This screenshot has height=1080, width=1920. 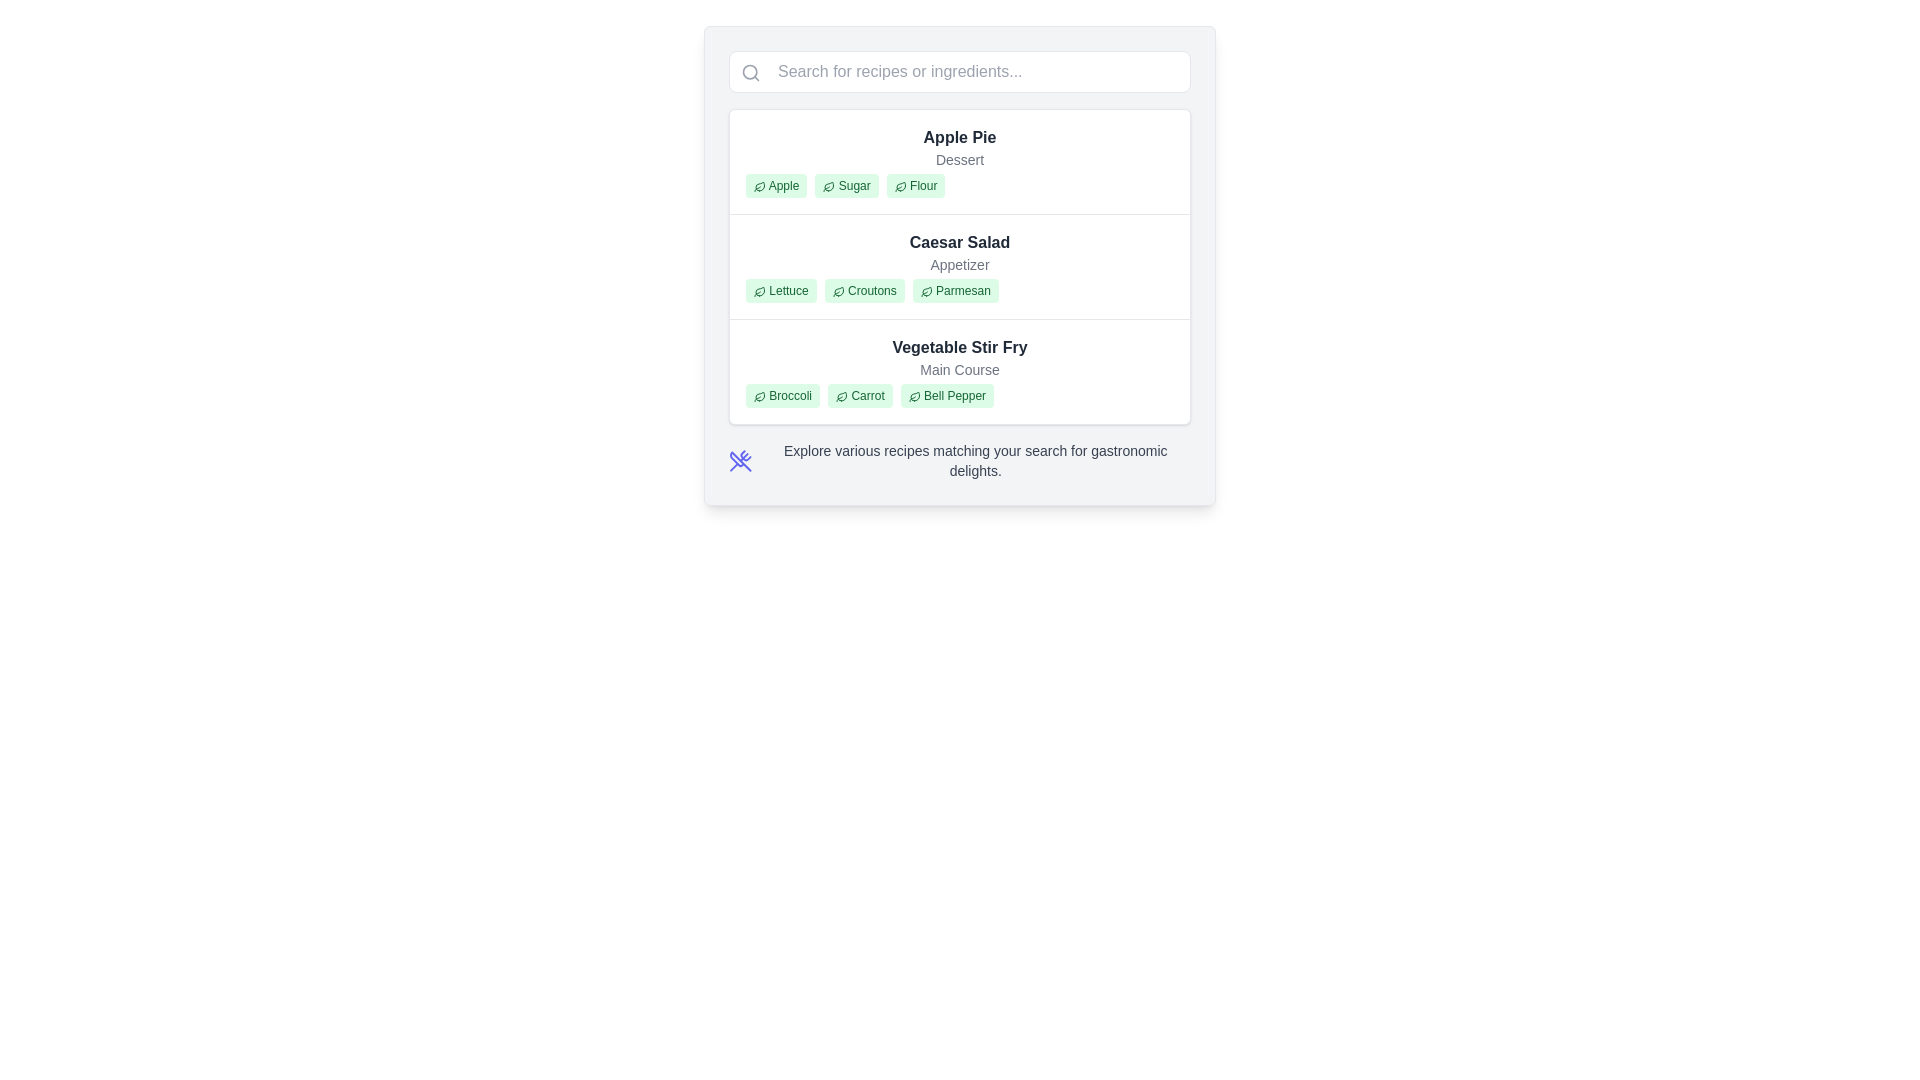 What do you see at coordinates (759, 291) in the screenshot?
I see `the decorative icon representing 'Lettuce' located next to the word 'Lettuce' in the second row labeled 'Caesar Salad'` at bounding box center [759, 291].